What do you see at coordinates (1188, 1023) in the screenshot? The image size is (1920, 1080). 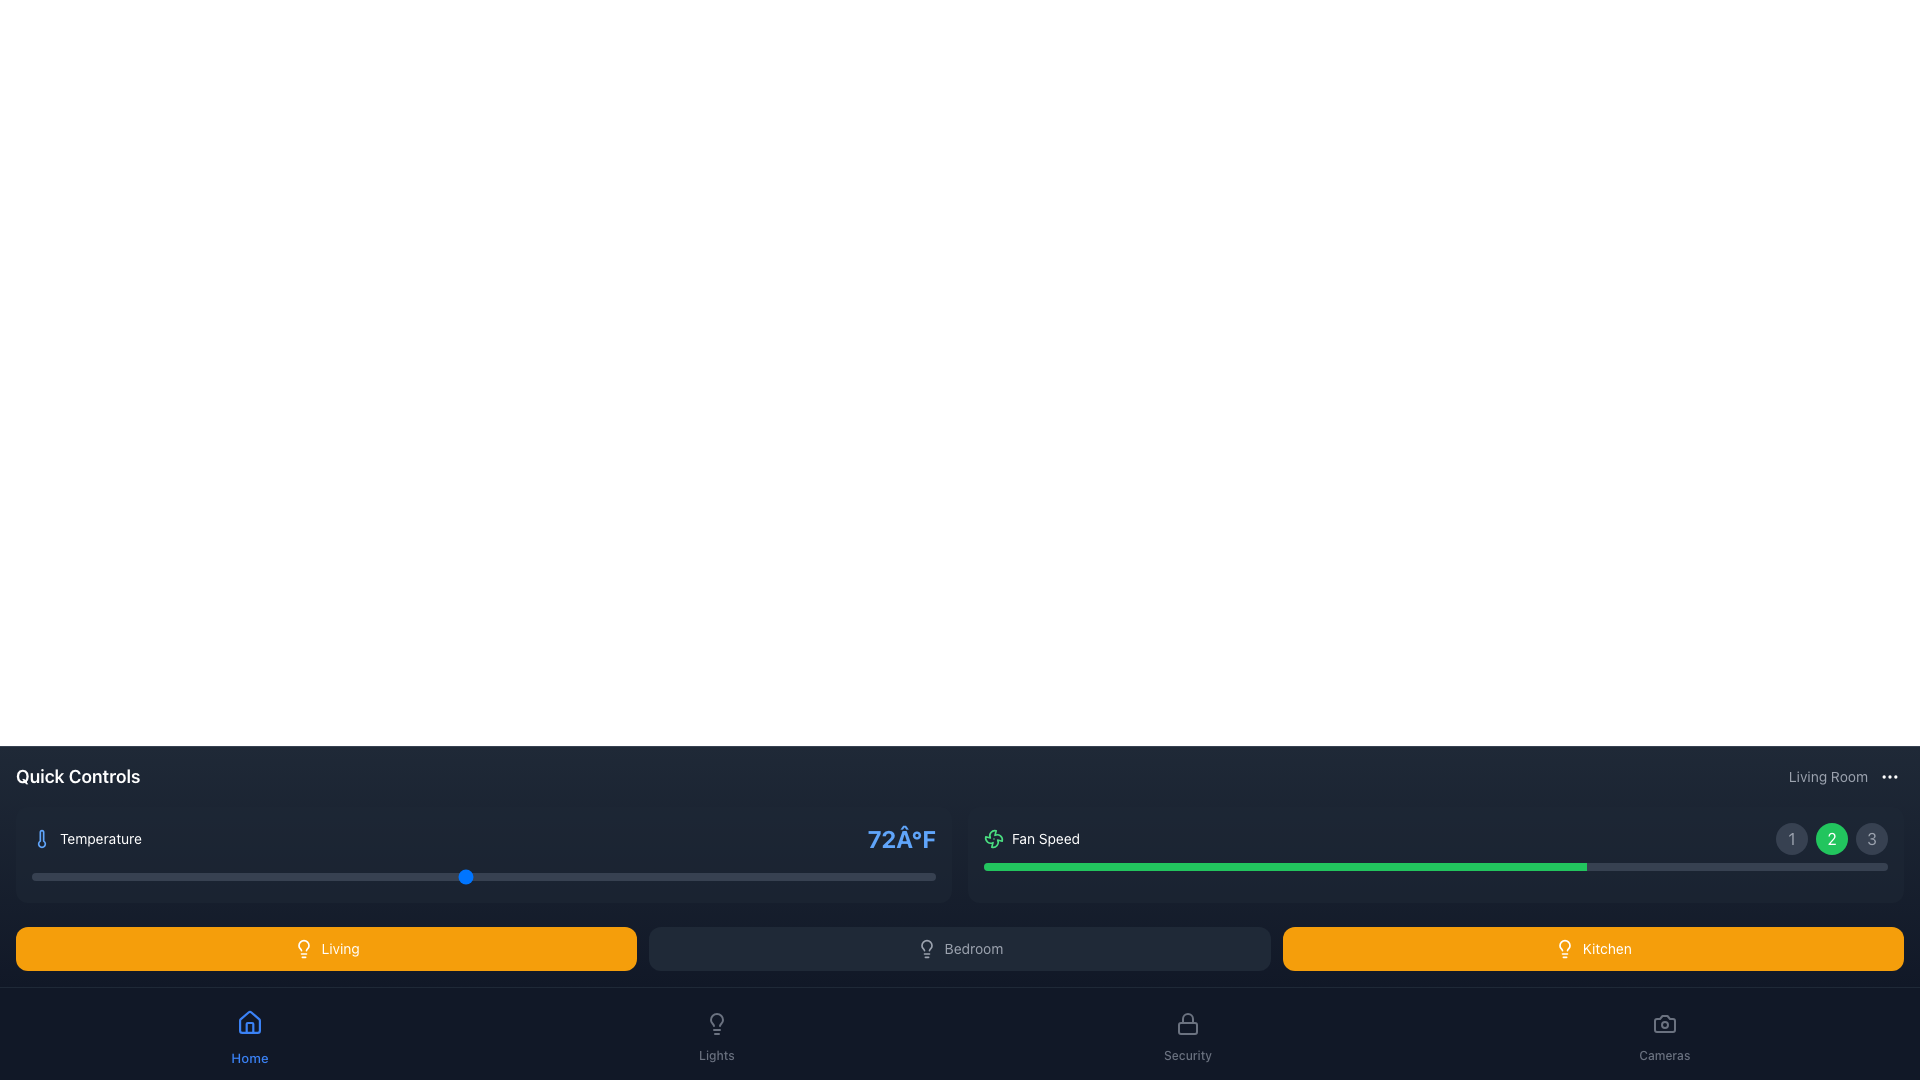 I see `the lock icon in the bottom navigation panel labeled 'Security'` at bounding box center [1188, 1023].